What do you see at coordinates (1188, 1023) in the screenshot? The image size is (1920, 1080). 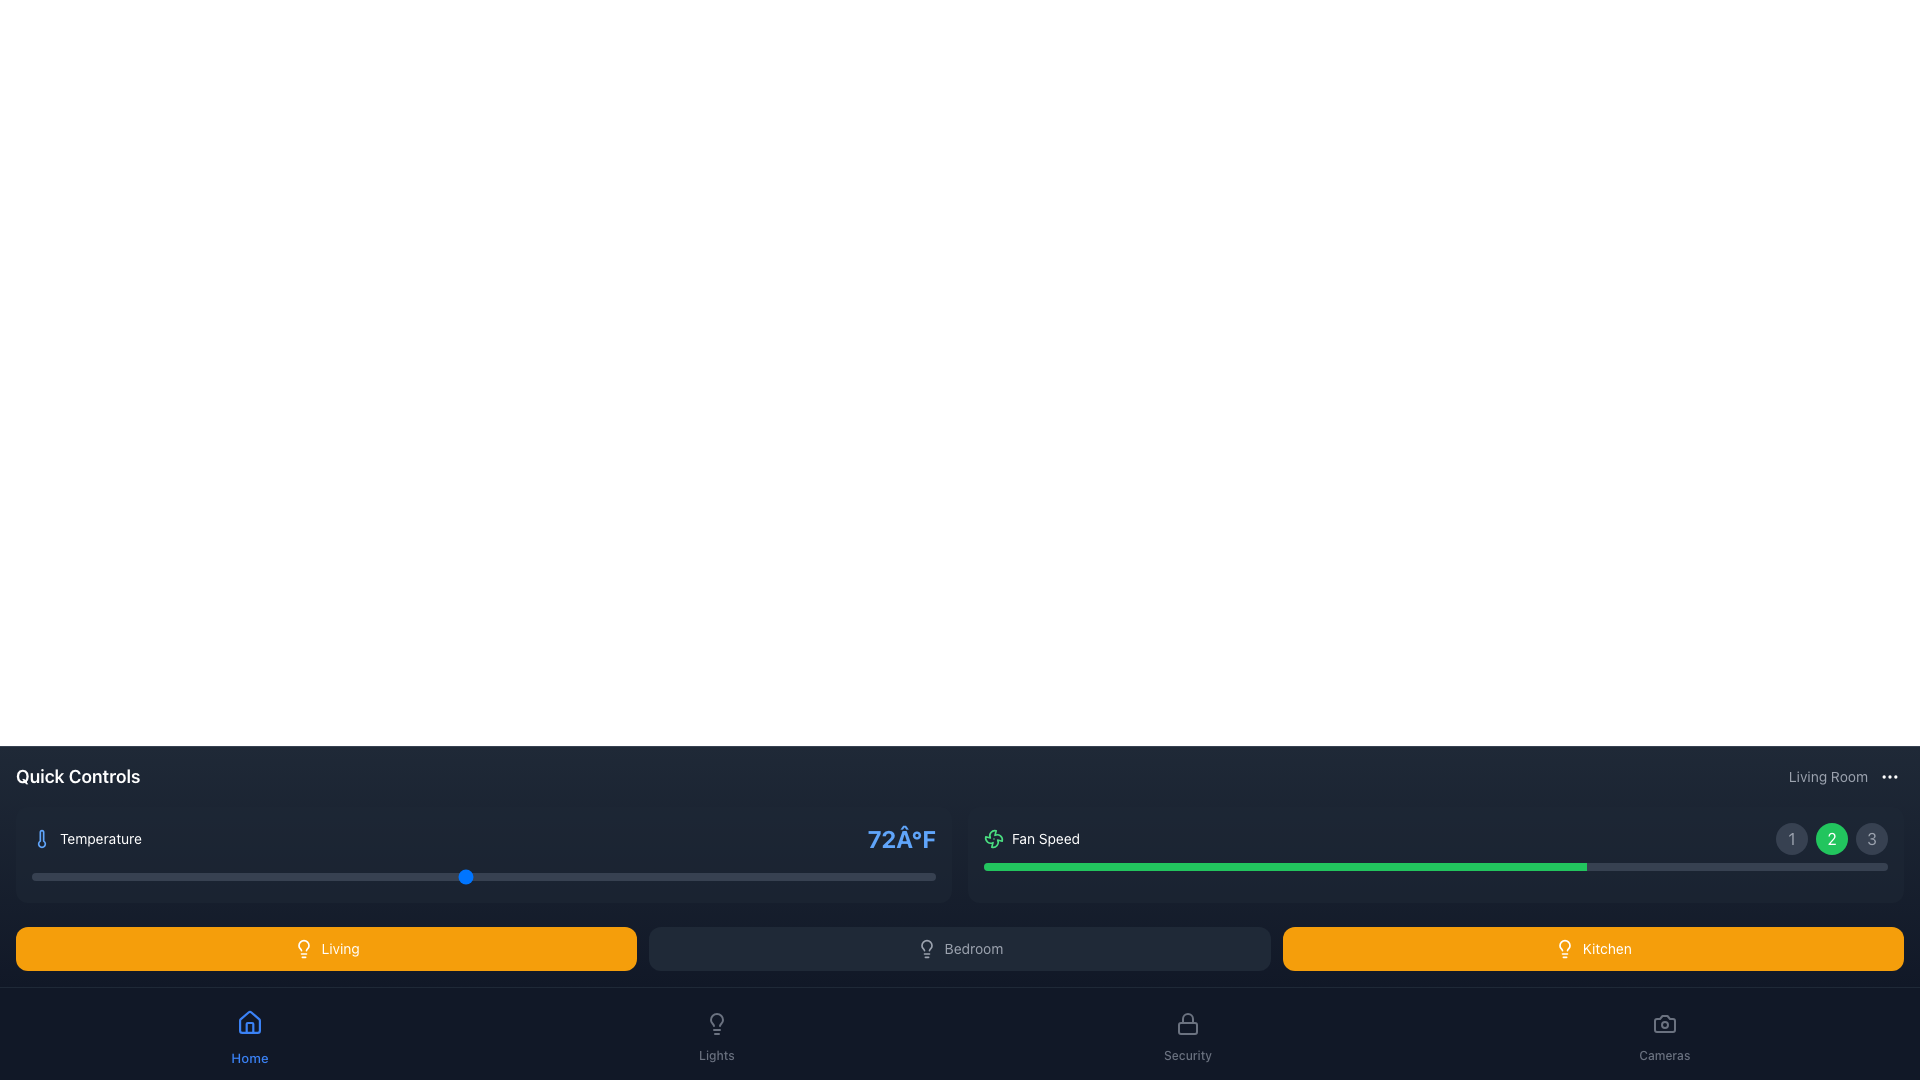 I see `the lock icon in the bottom navigation panel labeled 'Security'` at bounding box center [1188, 1023].